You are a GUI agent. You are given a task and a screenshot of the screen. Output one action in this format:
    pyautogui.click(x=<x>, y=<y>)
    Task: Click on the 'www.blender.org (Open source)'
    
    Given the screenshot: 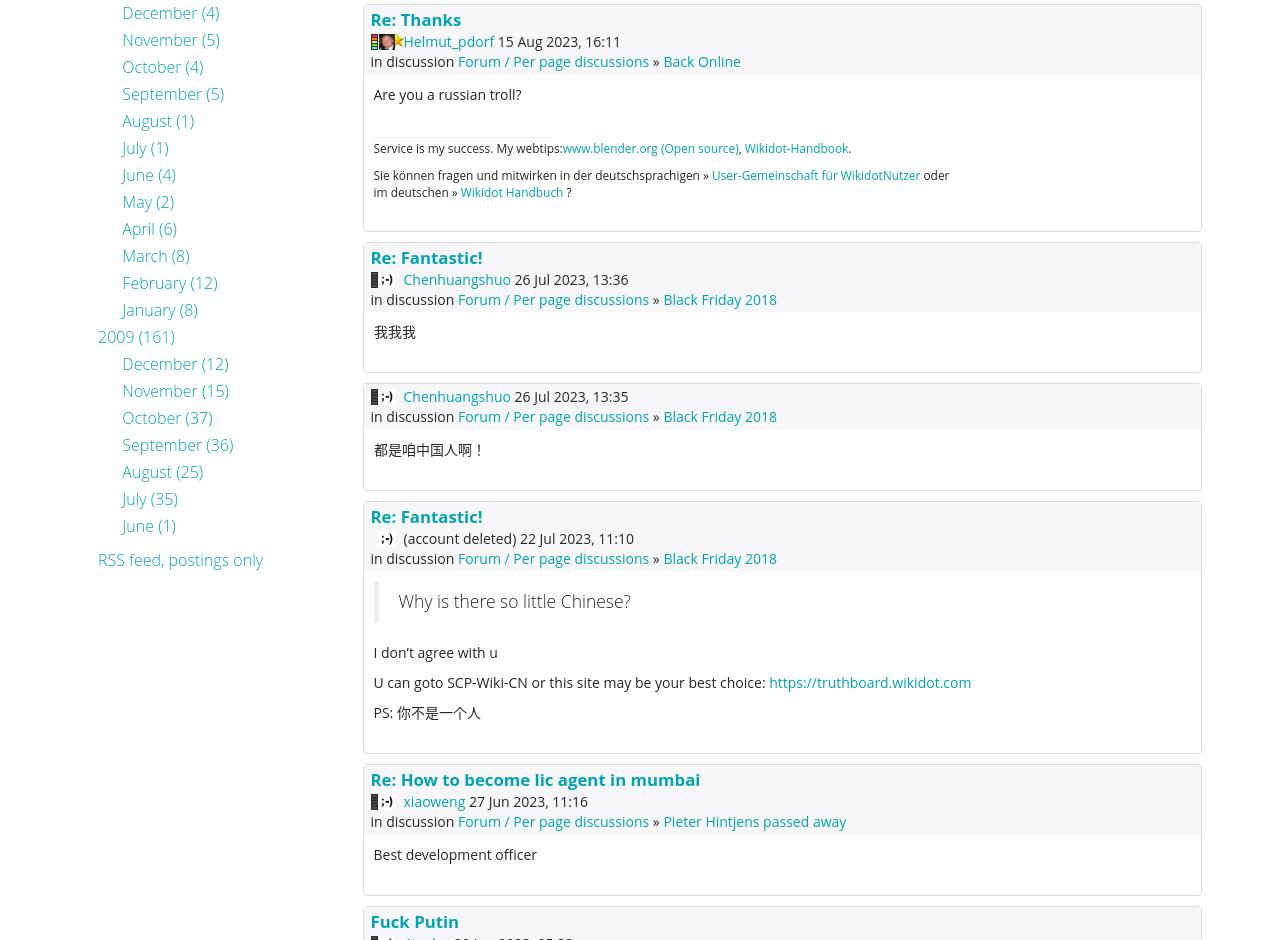 What is the action you would take?
    pyautogui.click(x=649, y=146)
    